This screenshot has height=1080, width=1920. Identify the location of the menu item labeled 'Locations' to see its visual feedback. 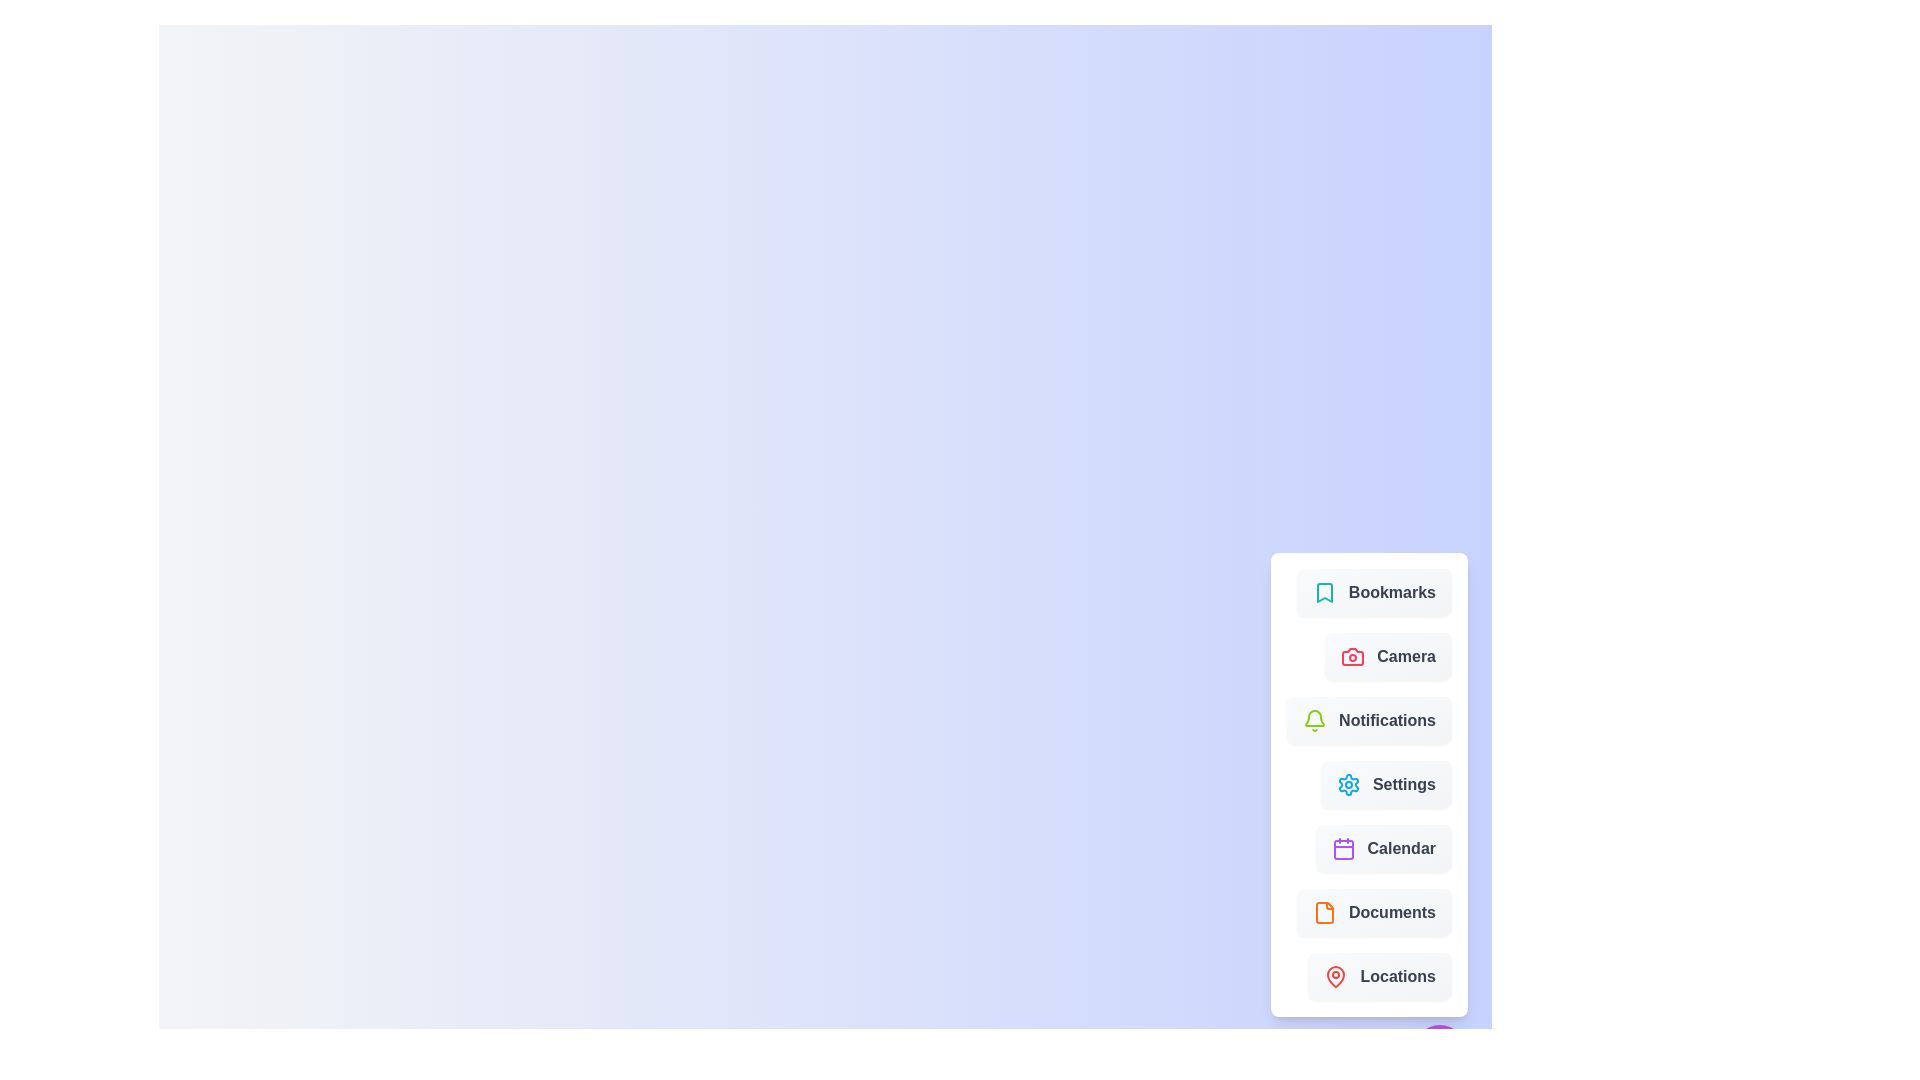
(1379, 975).